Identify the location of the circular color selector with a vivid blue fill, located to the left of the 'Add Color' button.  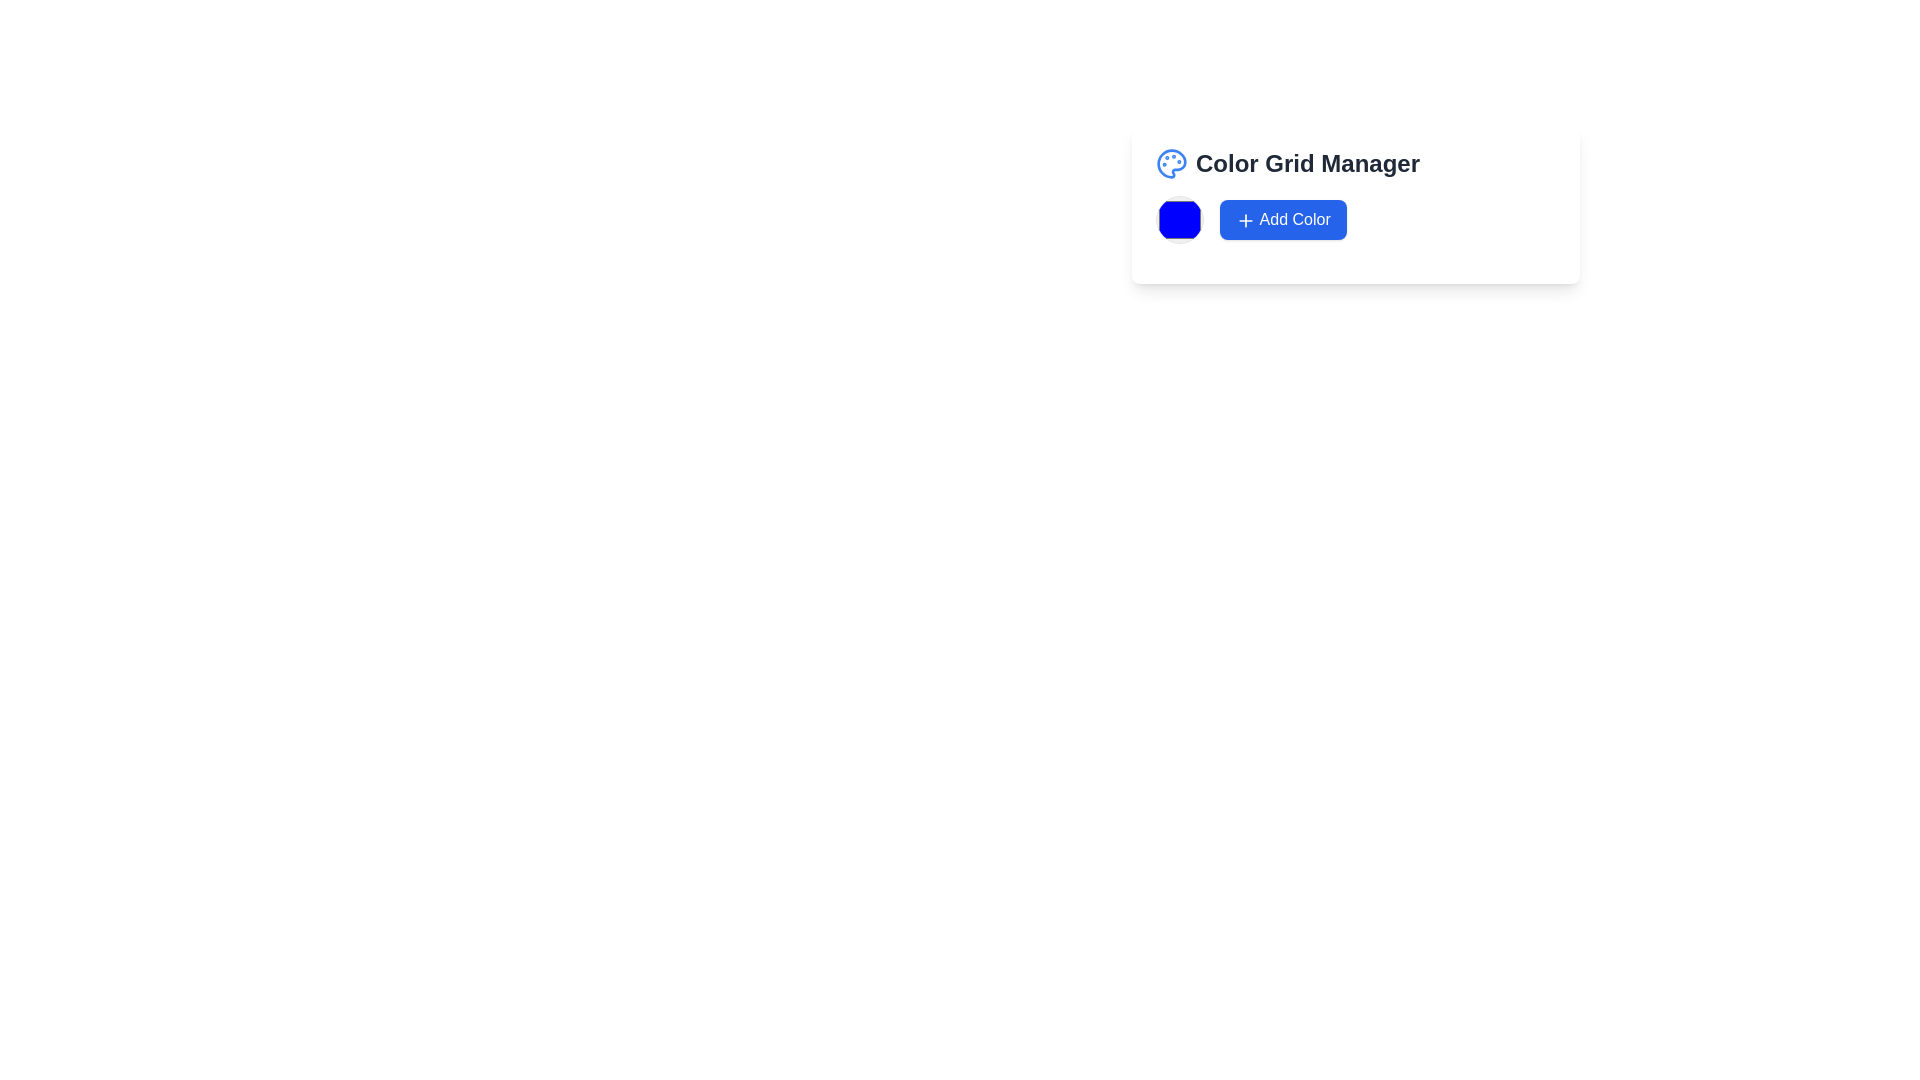
(1180, 219).